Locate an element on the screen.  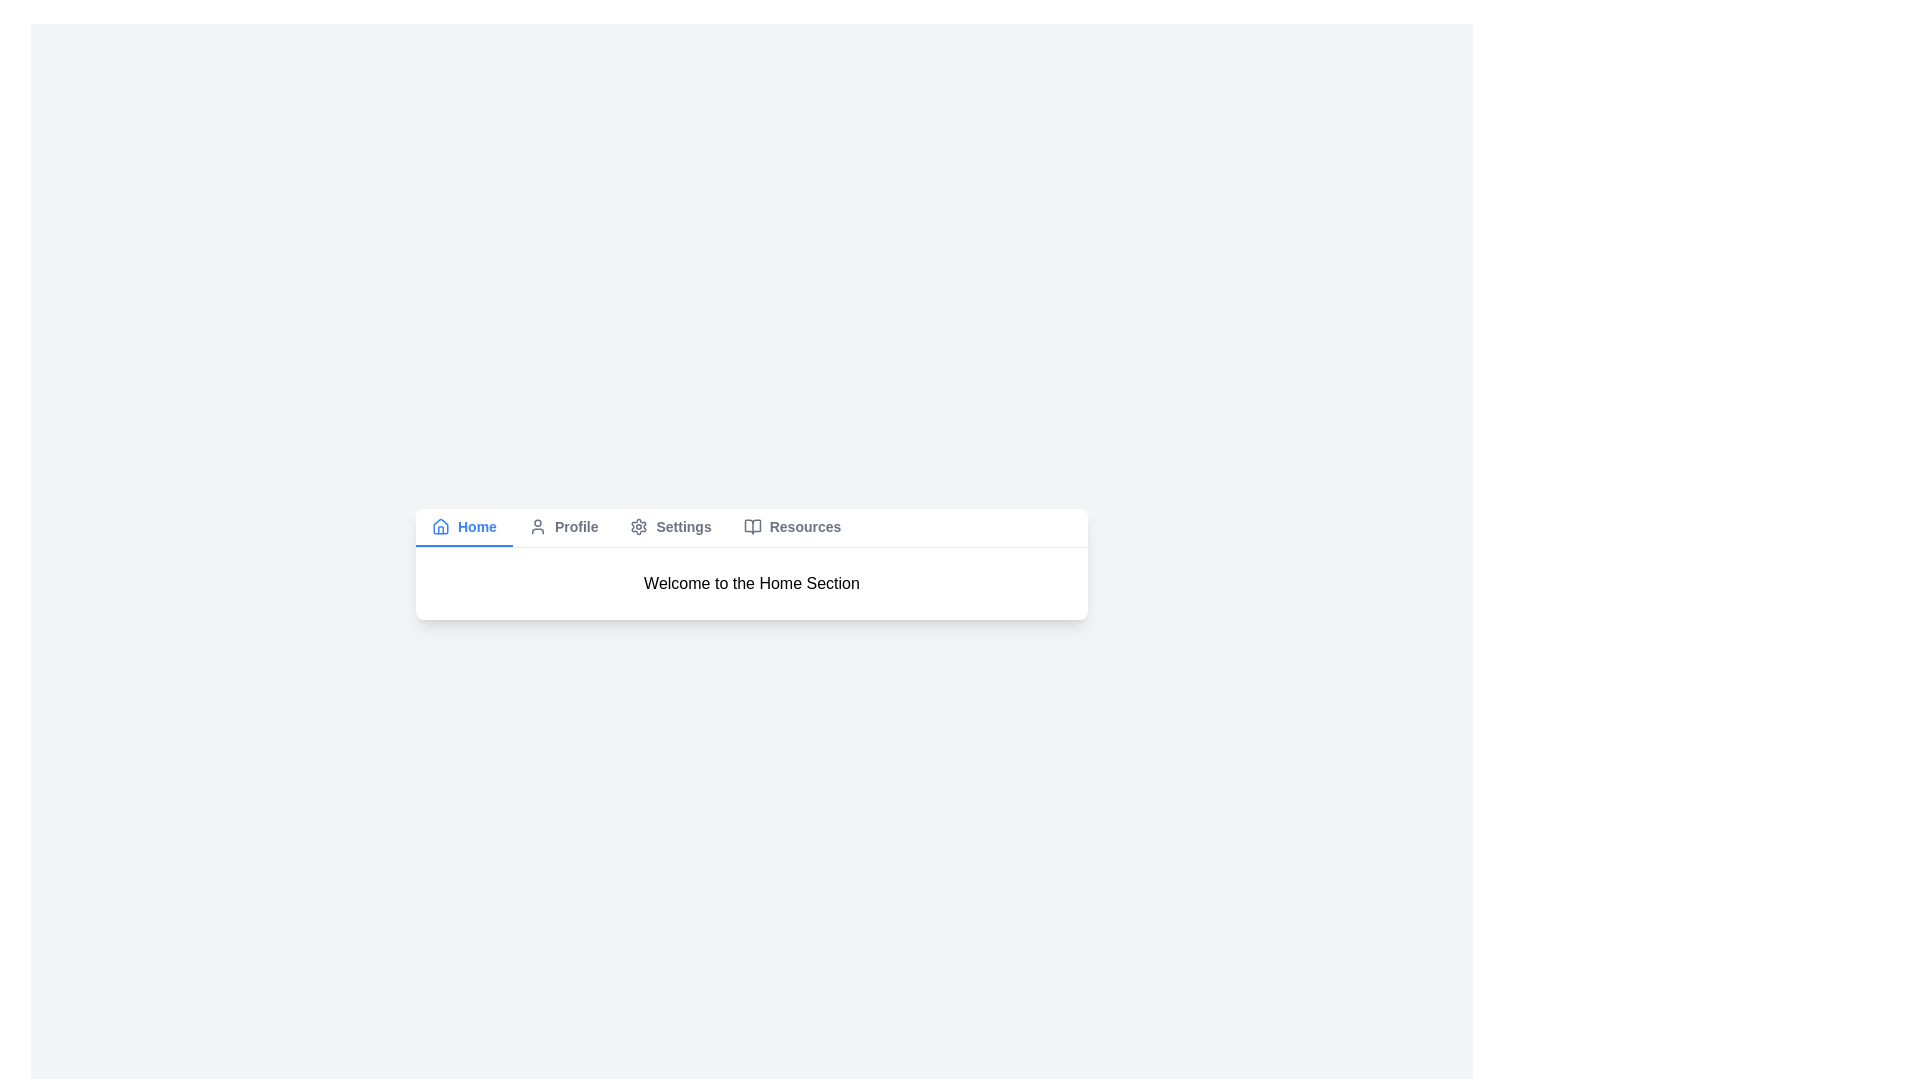
the 'Settings' text label, which is styled in gray and located in the horizontal navigation bar below 'Home' is located at coordinates (684, 525).